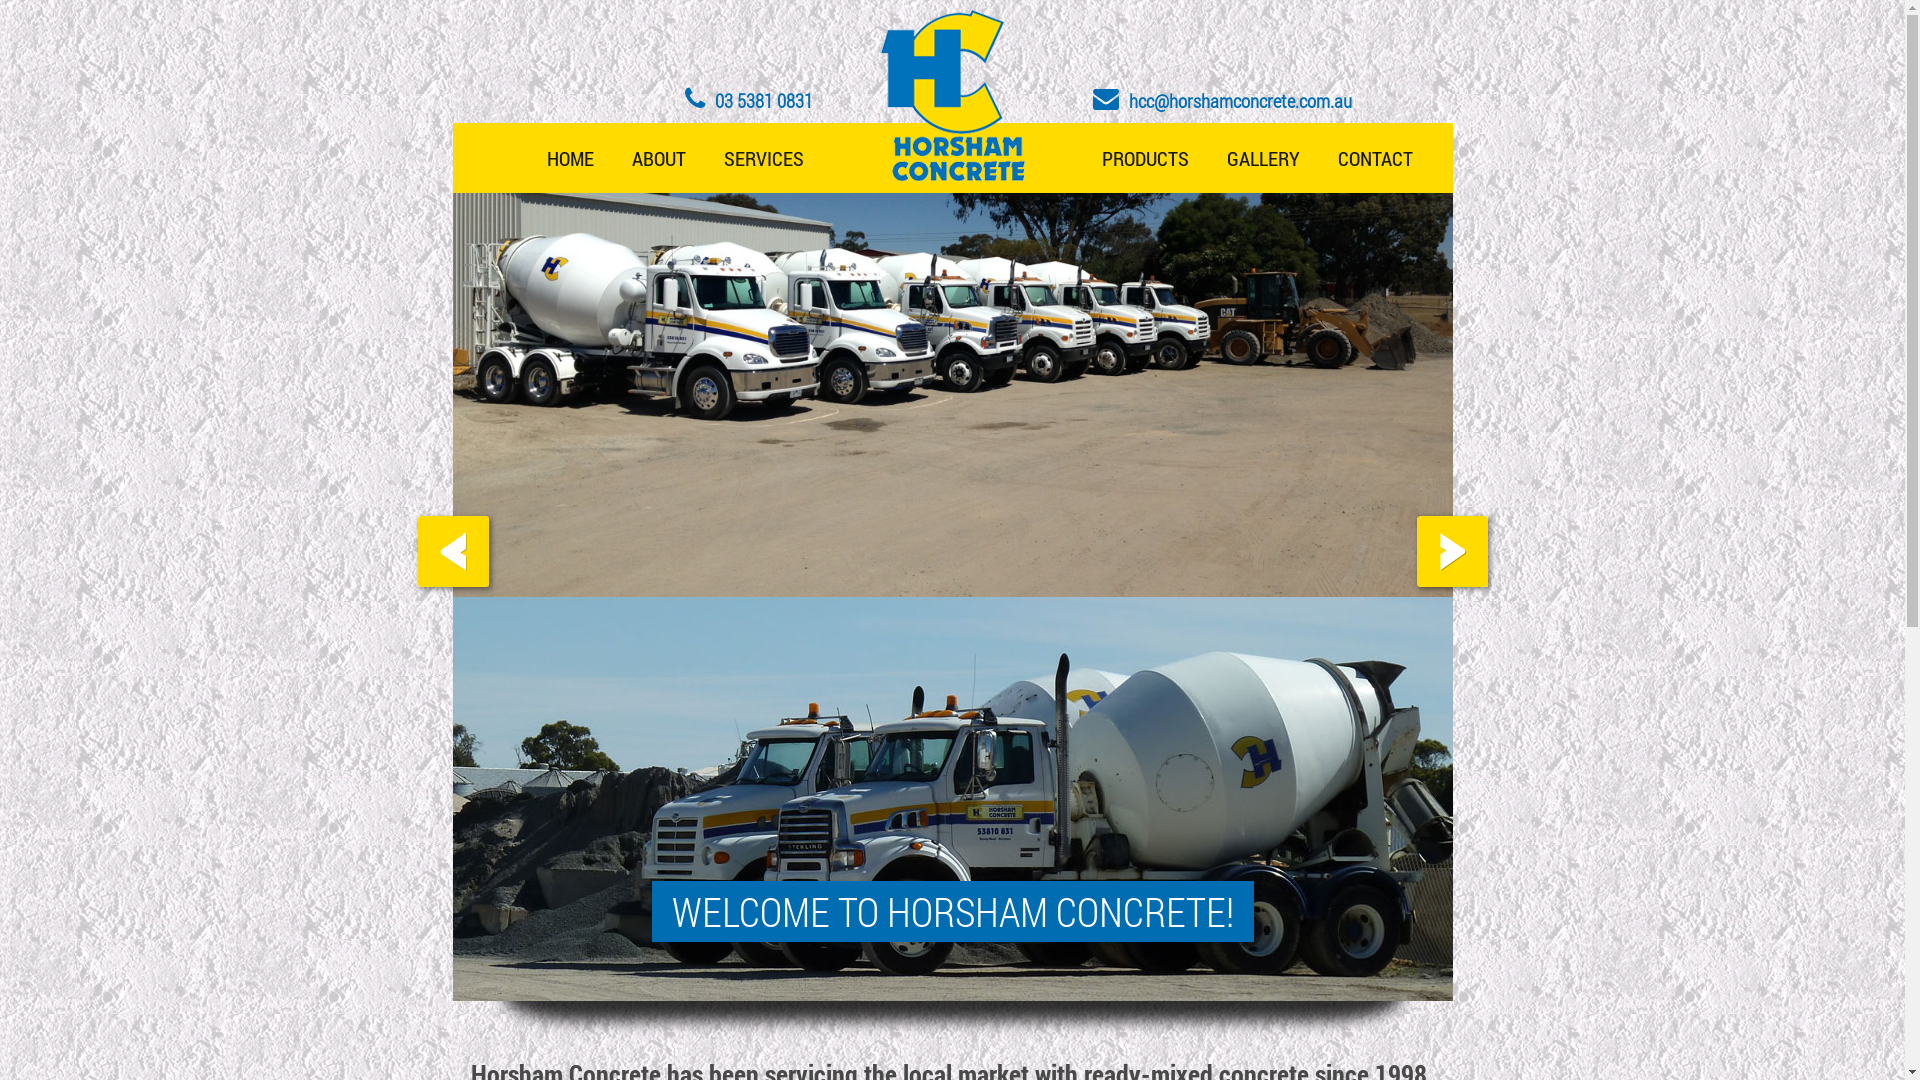  Describe the element at coordinates (569, 157) in the screenshot. I see `'HOME'` at that location.